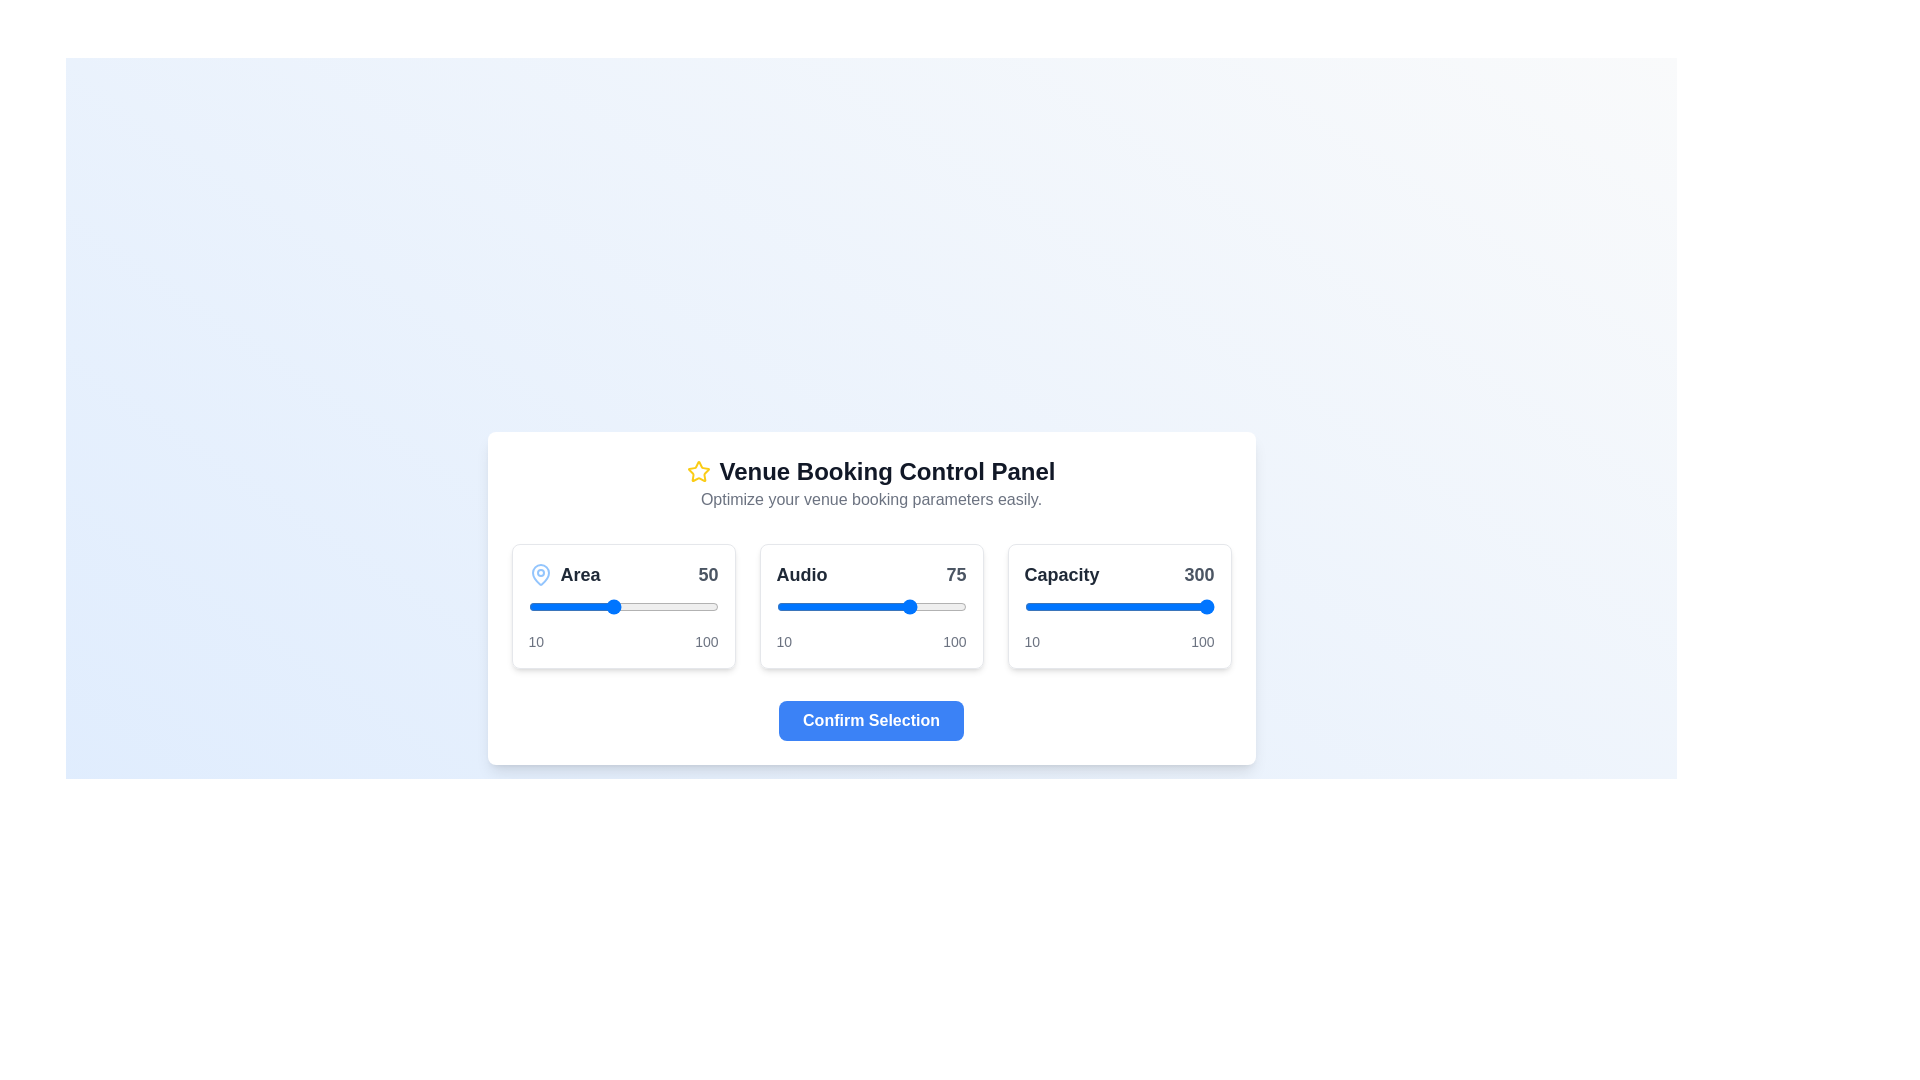 The image size is (1920, 1080). I want to click on the Text Label indicating the minimum value '10' for the 'Audio' range controller, located in the bottom-left corner of the slider section, so click(536, 641).